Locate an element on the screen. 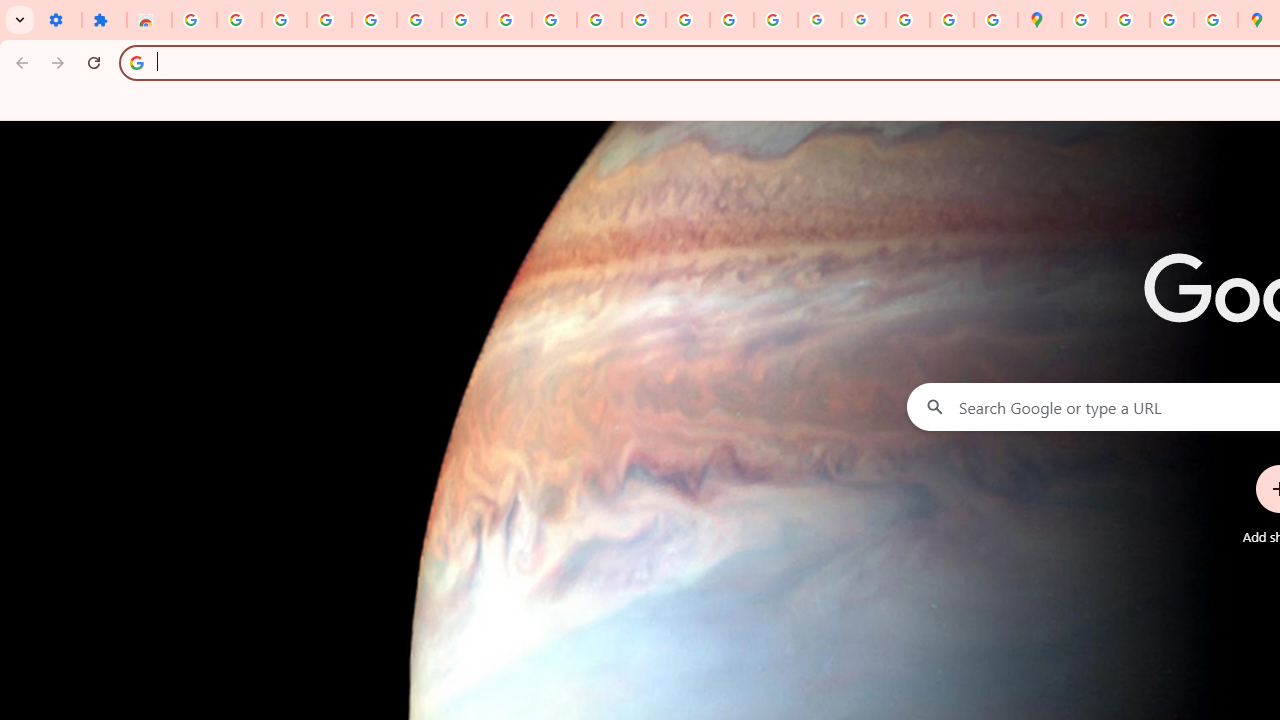 This screenshot has height=720, width=1280. 'Delete photos & videos - Computer - Google Photos Help' is located at coordinates (283, 20).